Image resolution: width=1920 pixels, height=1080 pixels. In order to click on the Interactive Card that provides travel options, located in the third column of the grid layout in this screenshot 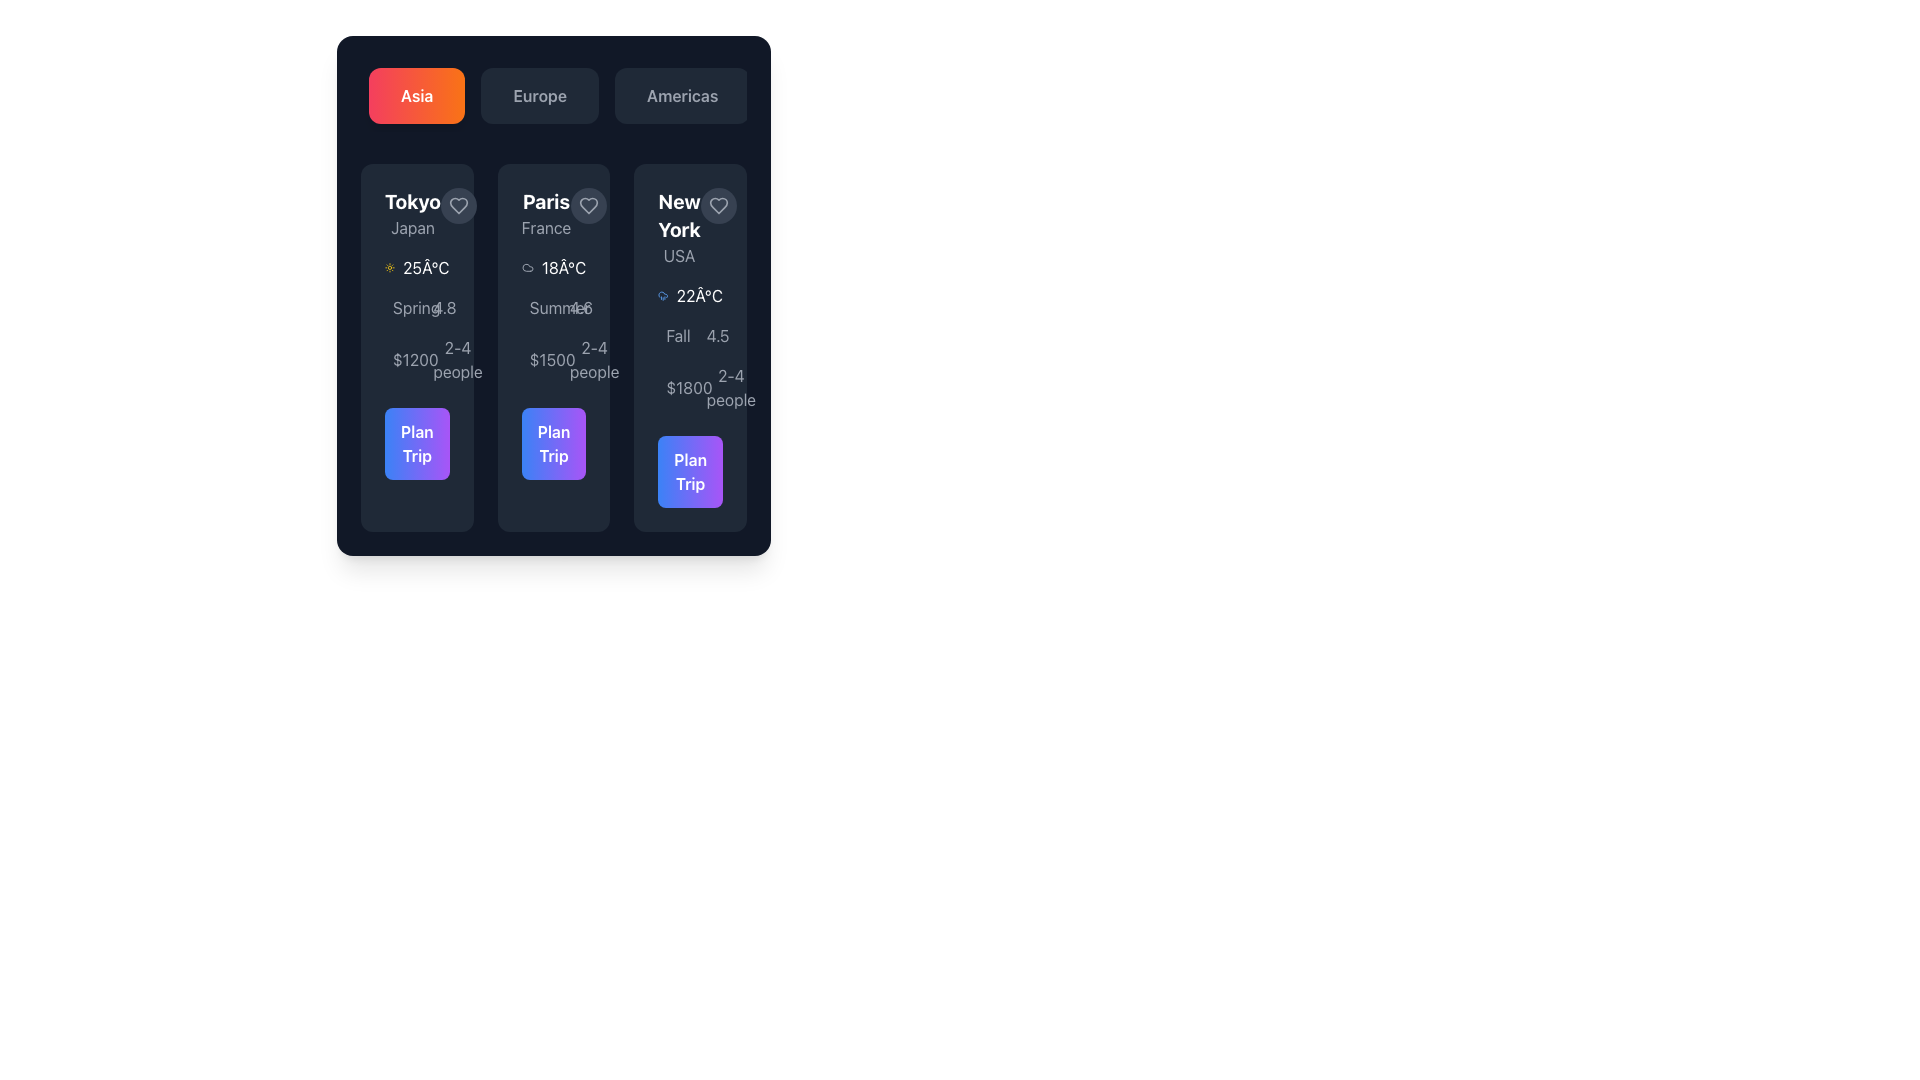, I will do `click(690, 346)`.